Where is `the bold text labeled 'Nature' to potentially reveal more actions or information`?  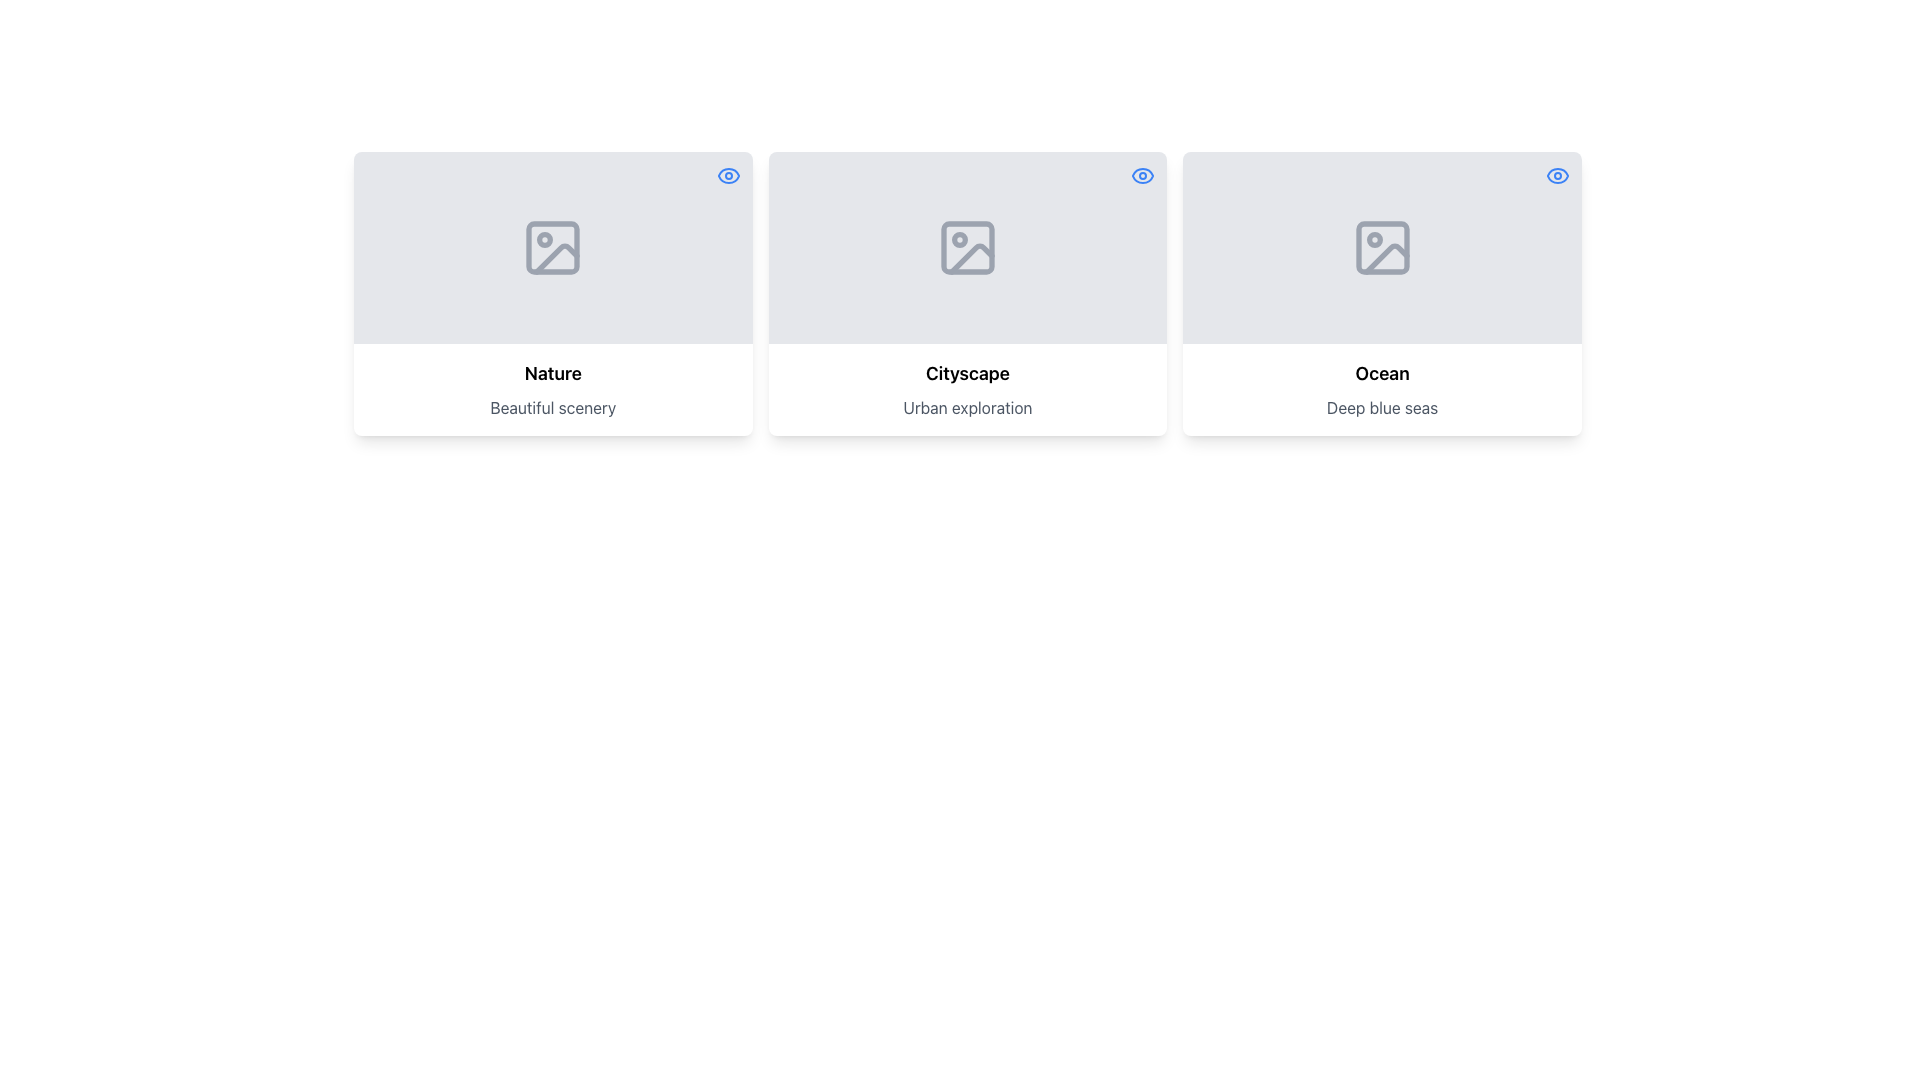
the bold text labeled 'Nature' to potentially reveal more actions or information is located at coordinates (553, 374).